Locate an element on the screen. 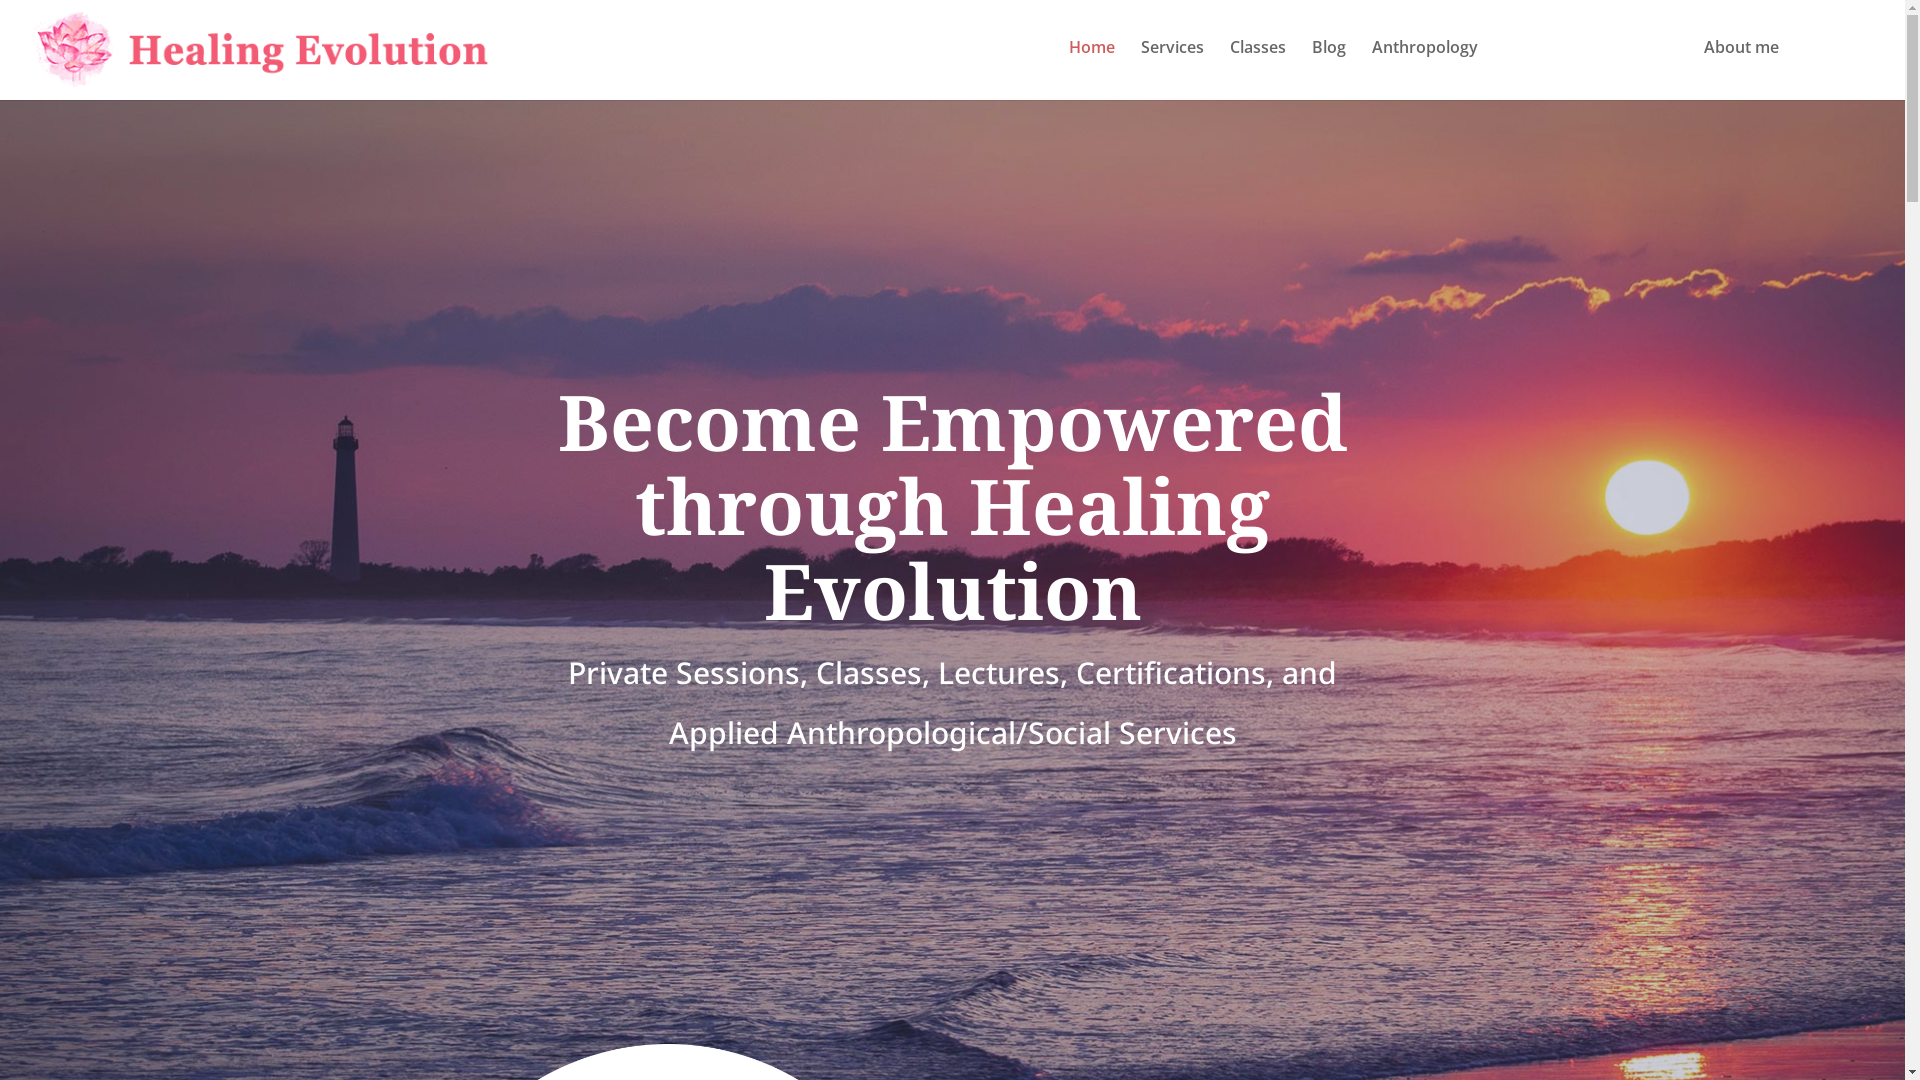 The image size is (1920, 1080). 'Classes' is located at coordinates (1256, 65).